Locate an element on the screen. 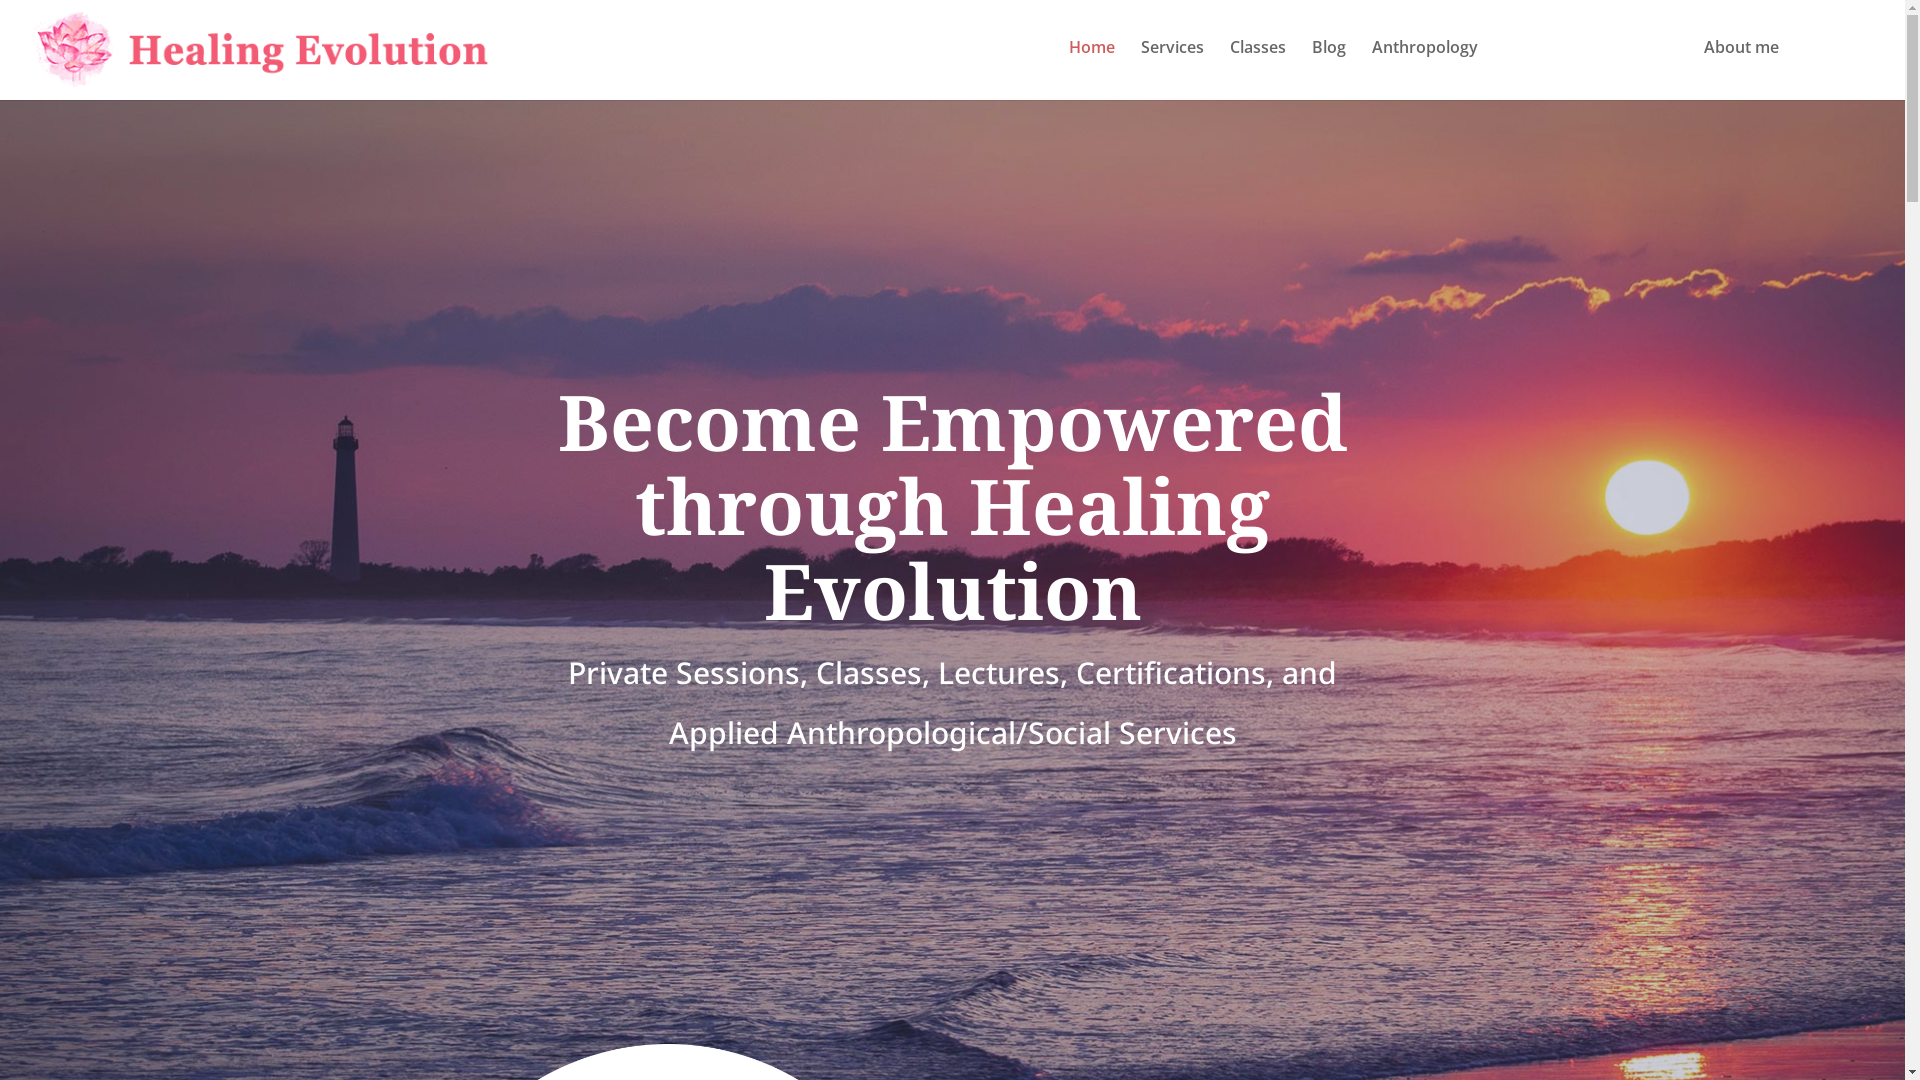 The image size is (1920, 1080). 'Classes' is located at coordinates (1256, 65).